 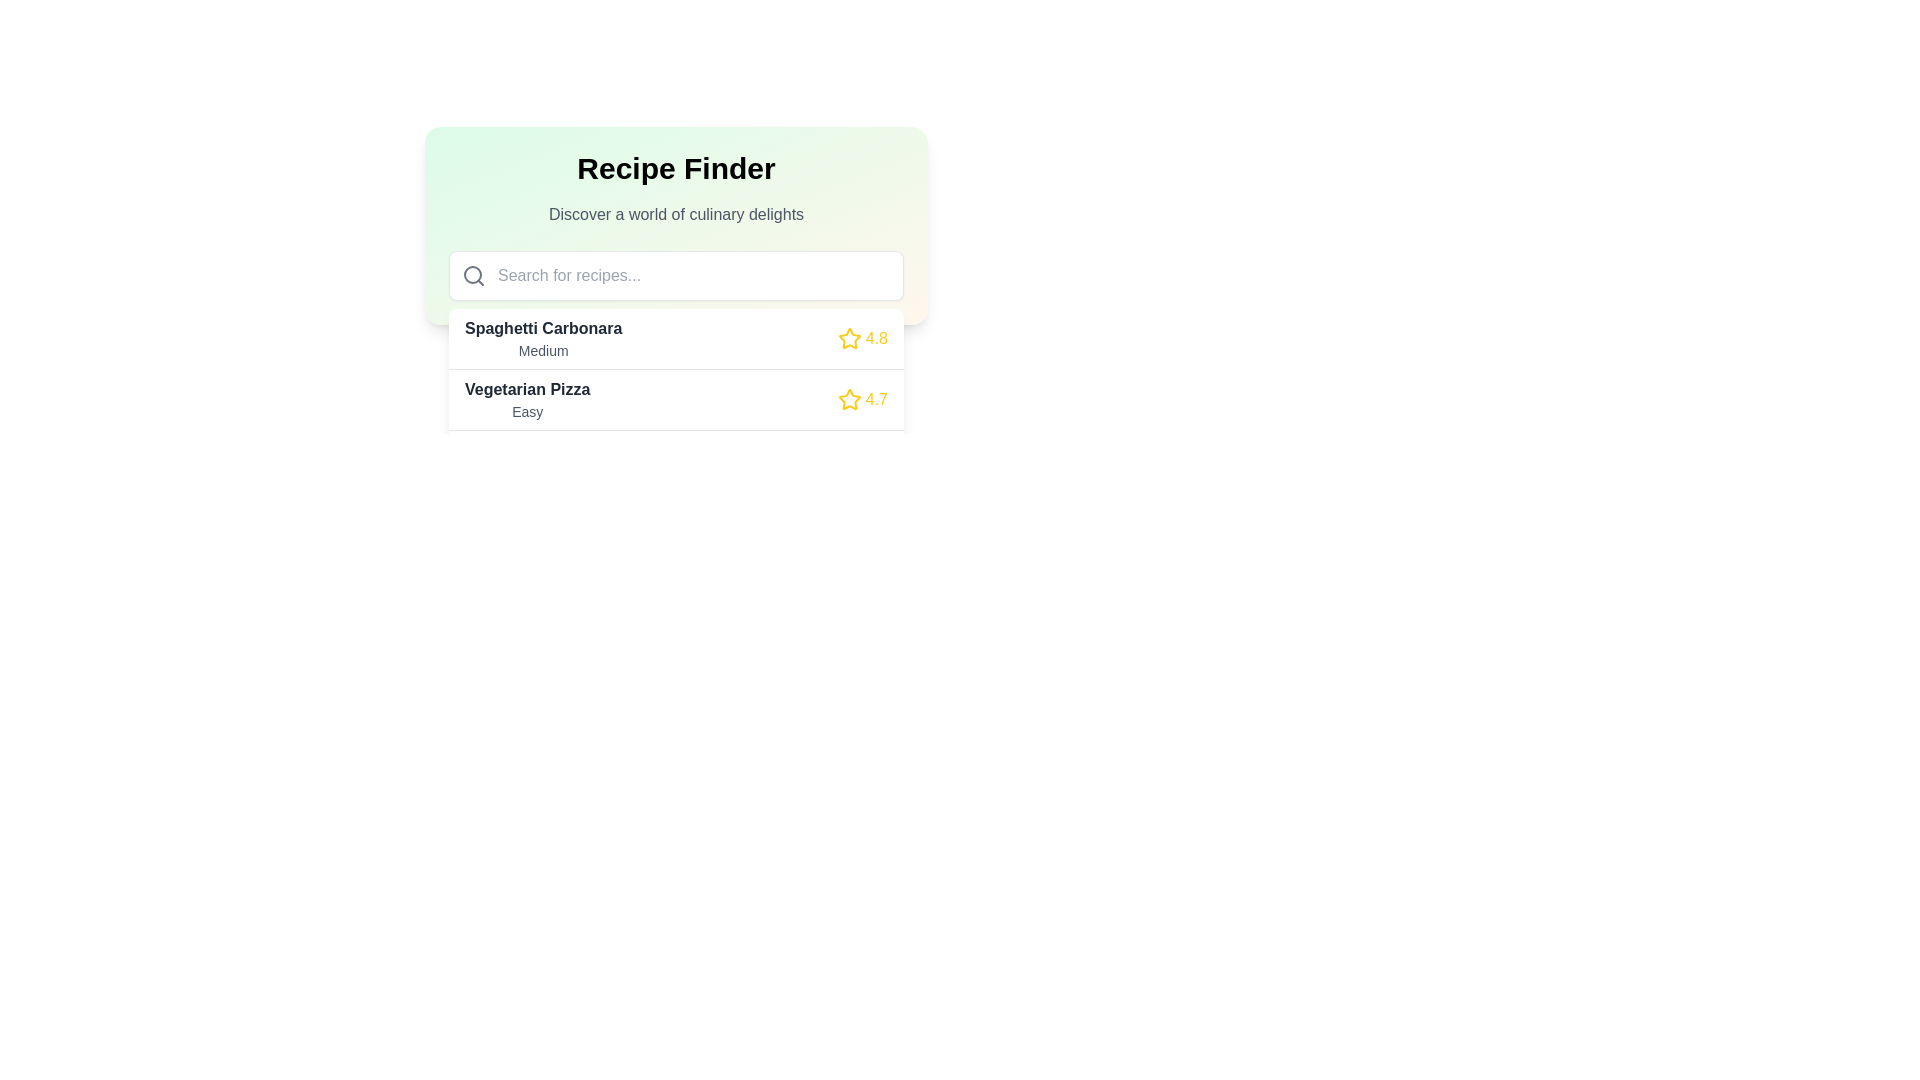 What do you see at coordinates (862, 400) in the screenshot?
I see `the Rating Indicator element displaying a star icon and the rating '4.7' in yellow, located in the second row of the list, to the right of 'Vegetarian Pizza' and 'Easy'` at bounding box center [862, 400].